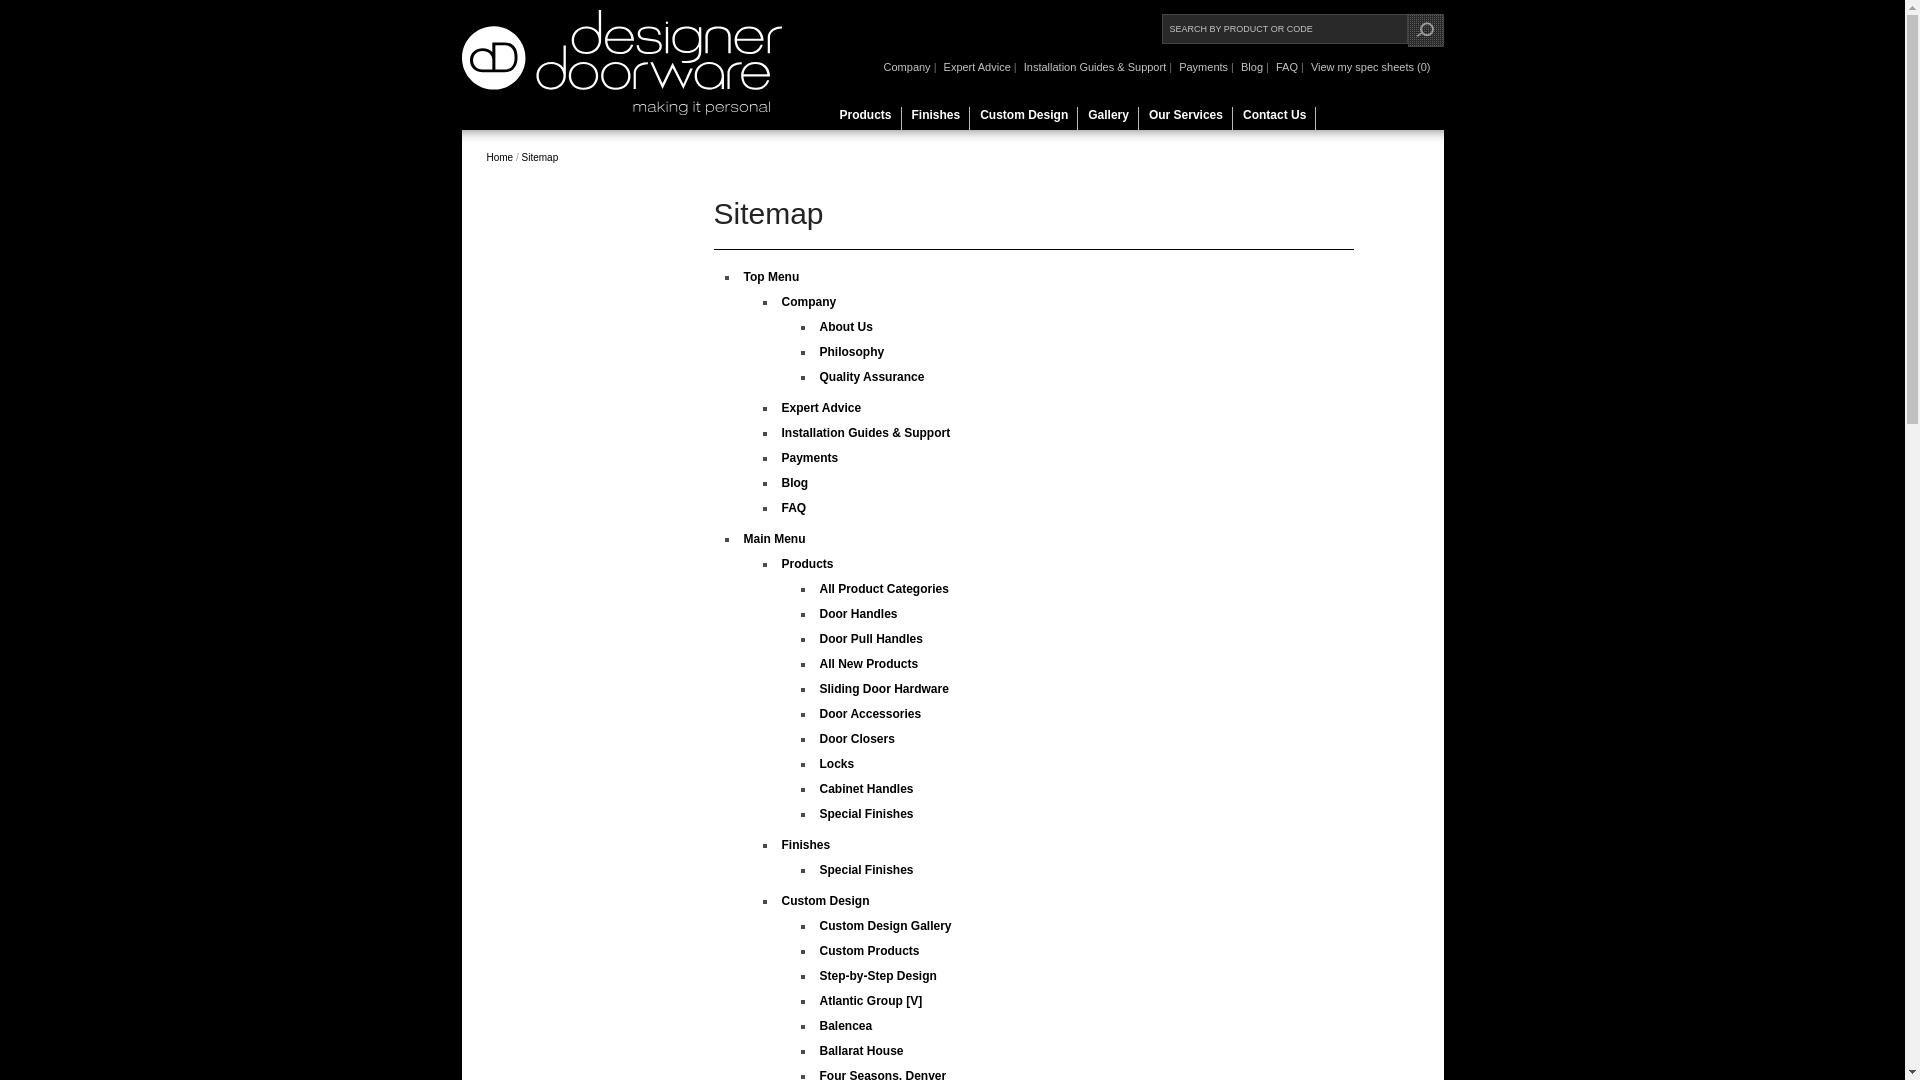 Image resolution: width=1920 pixels, height=1080 pixels. What do you see at coordinates (869, 950) in the screenshot?
I see `'Custom Products'` at bounding box center [869, 950].